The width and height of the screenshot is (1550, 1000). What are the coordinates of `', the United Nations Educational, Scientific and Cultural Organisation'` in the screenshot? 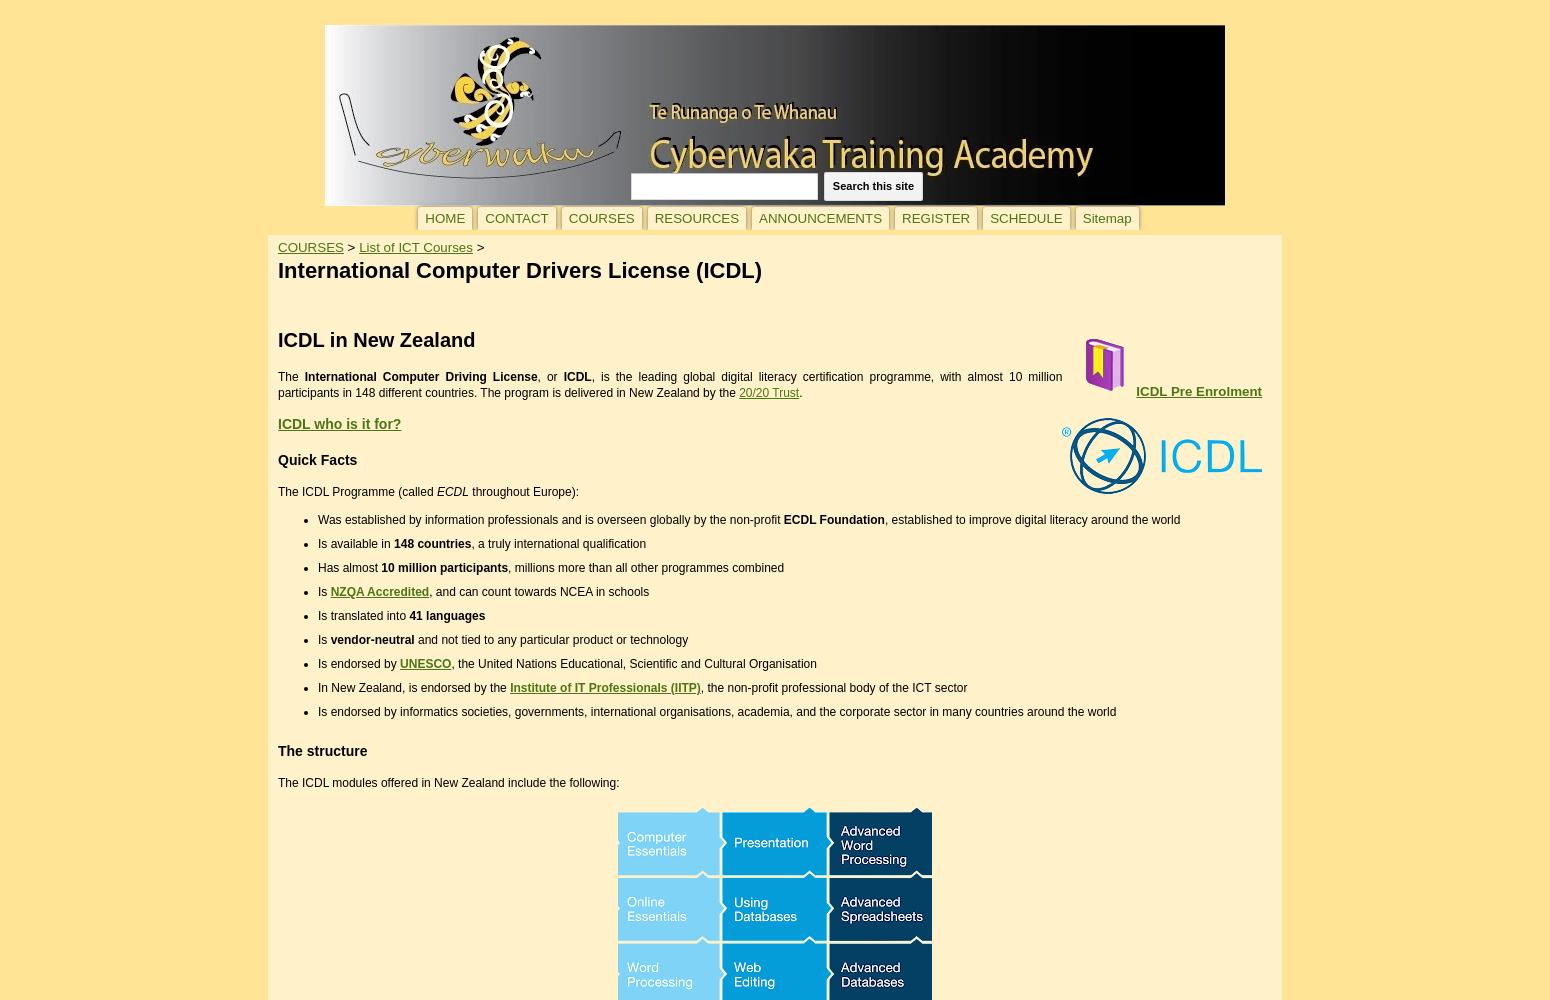 It's located at (632, 663).